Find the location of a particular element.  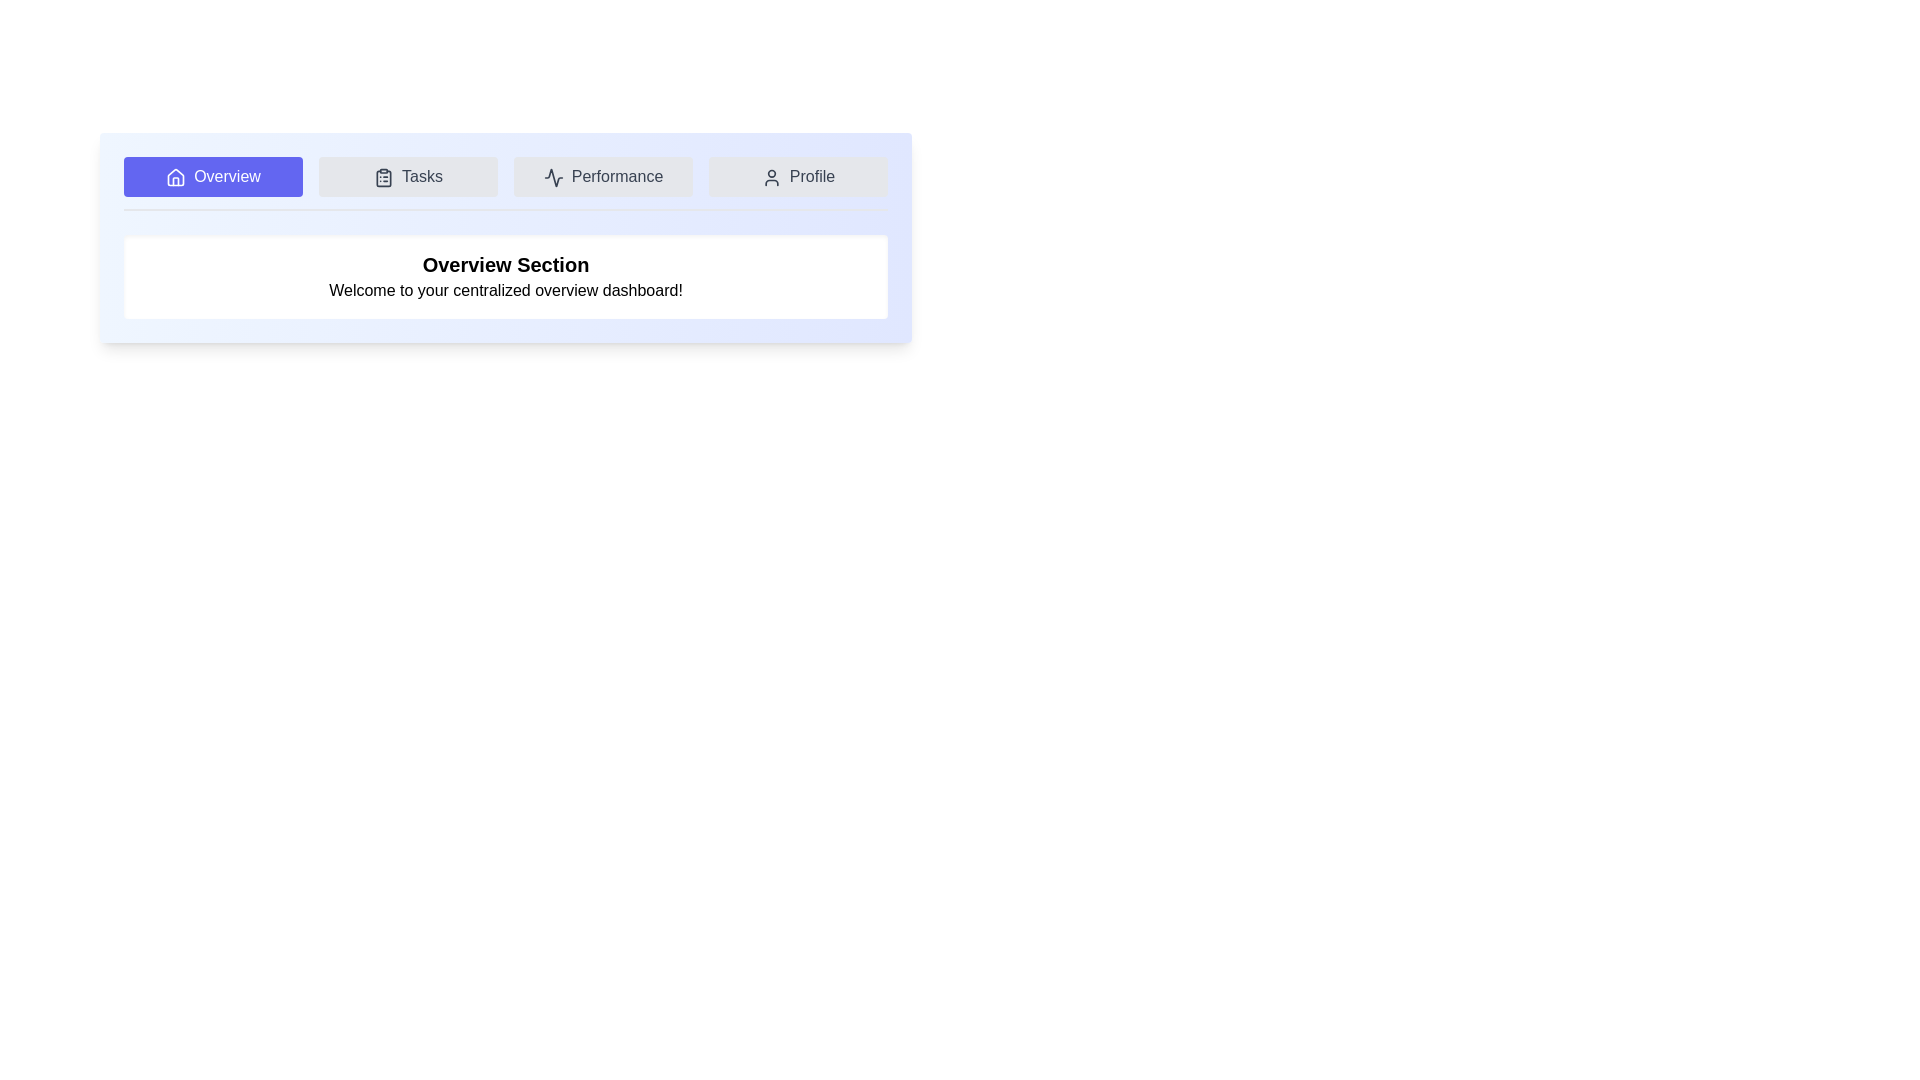

the navigational button labeled as the last item in the horizontal list of buttons is located at coordinates (797, 176).